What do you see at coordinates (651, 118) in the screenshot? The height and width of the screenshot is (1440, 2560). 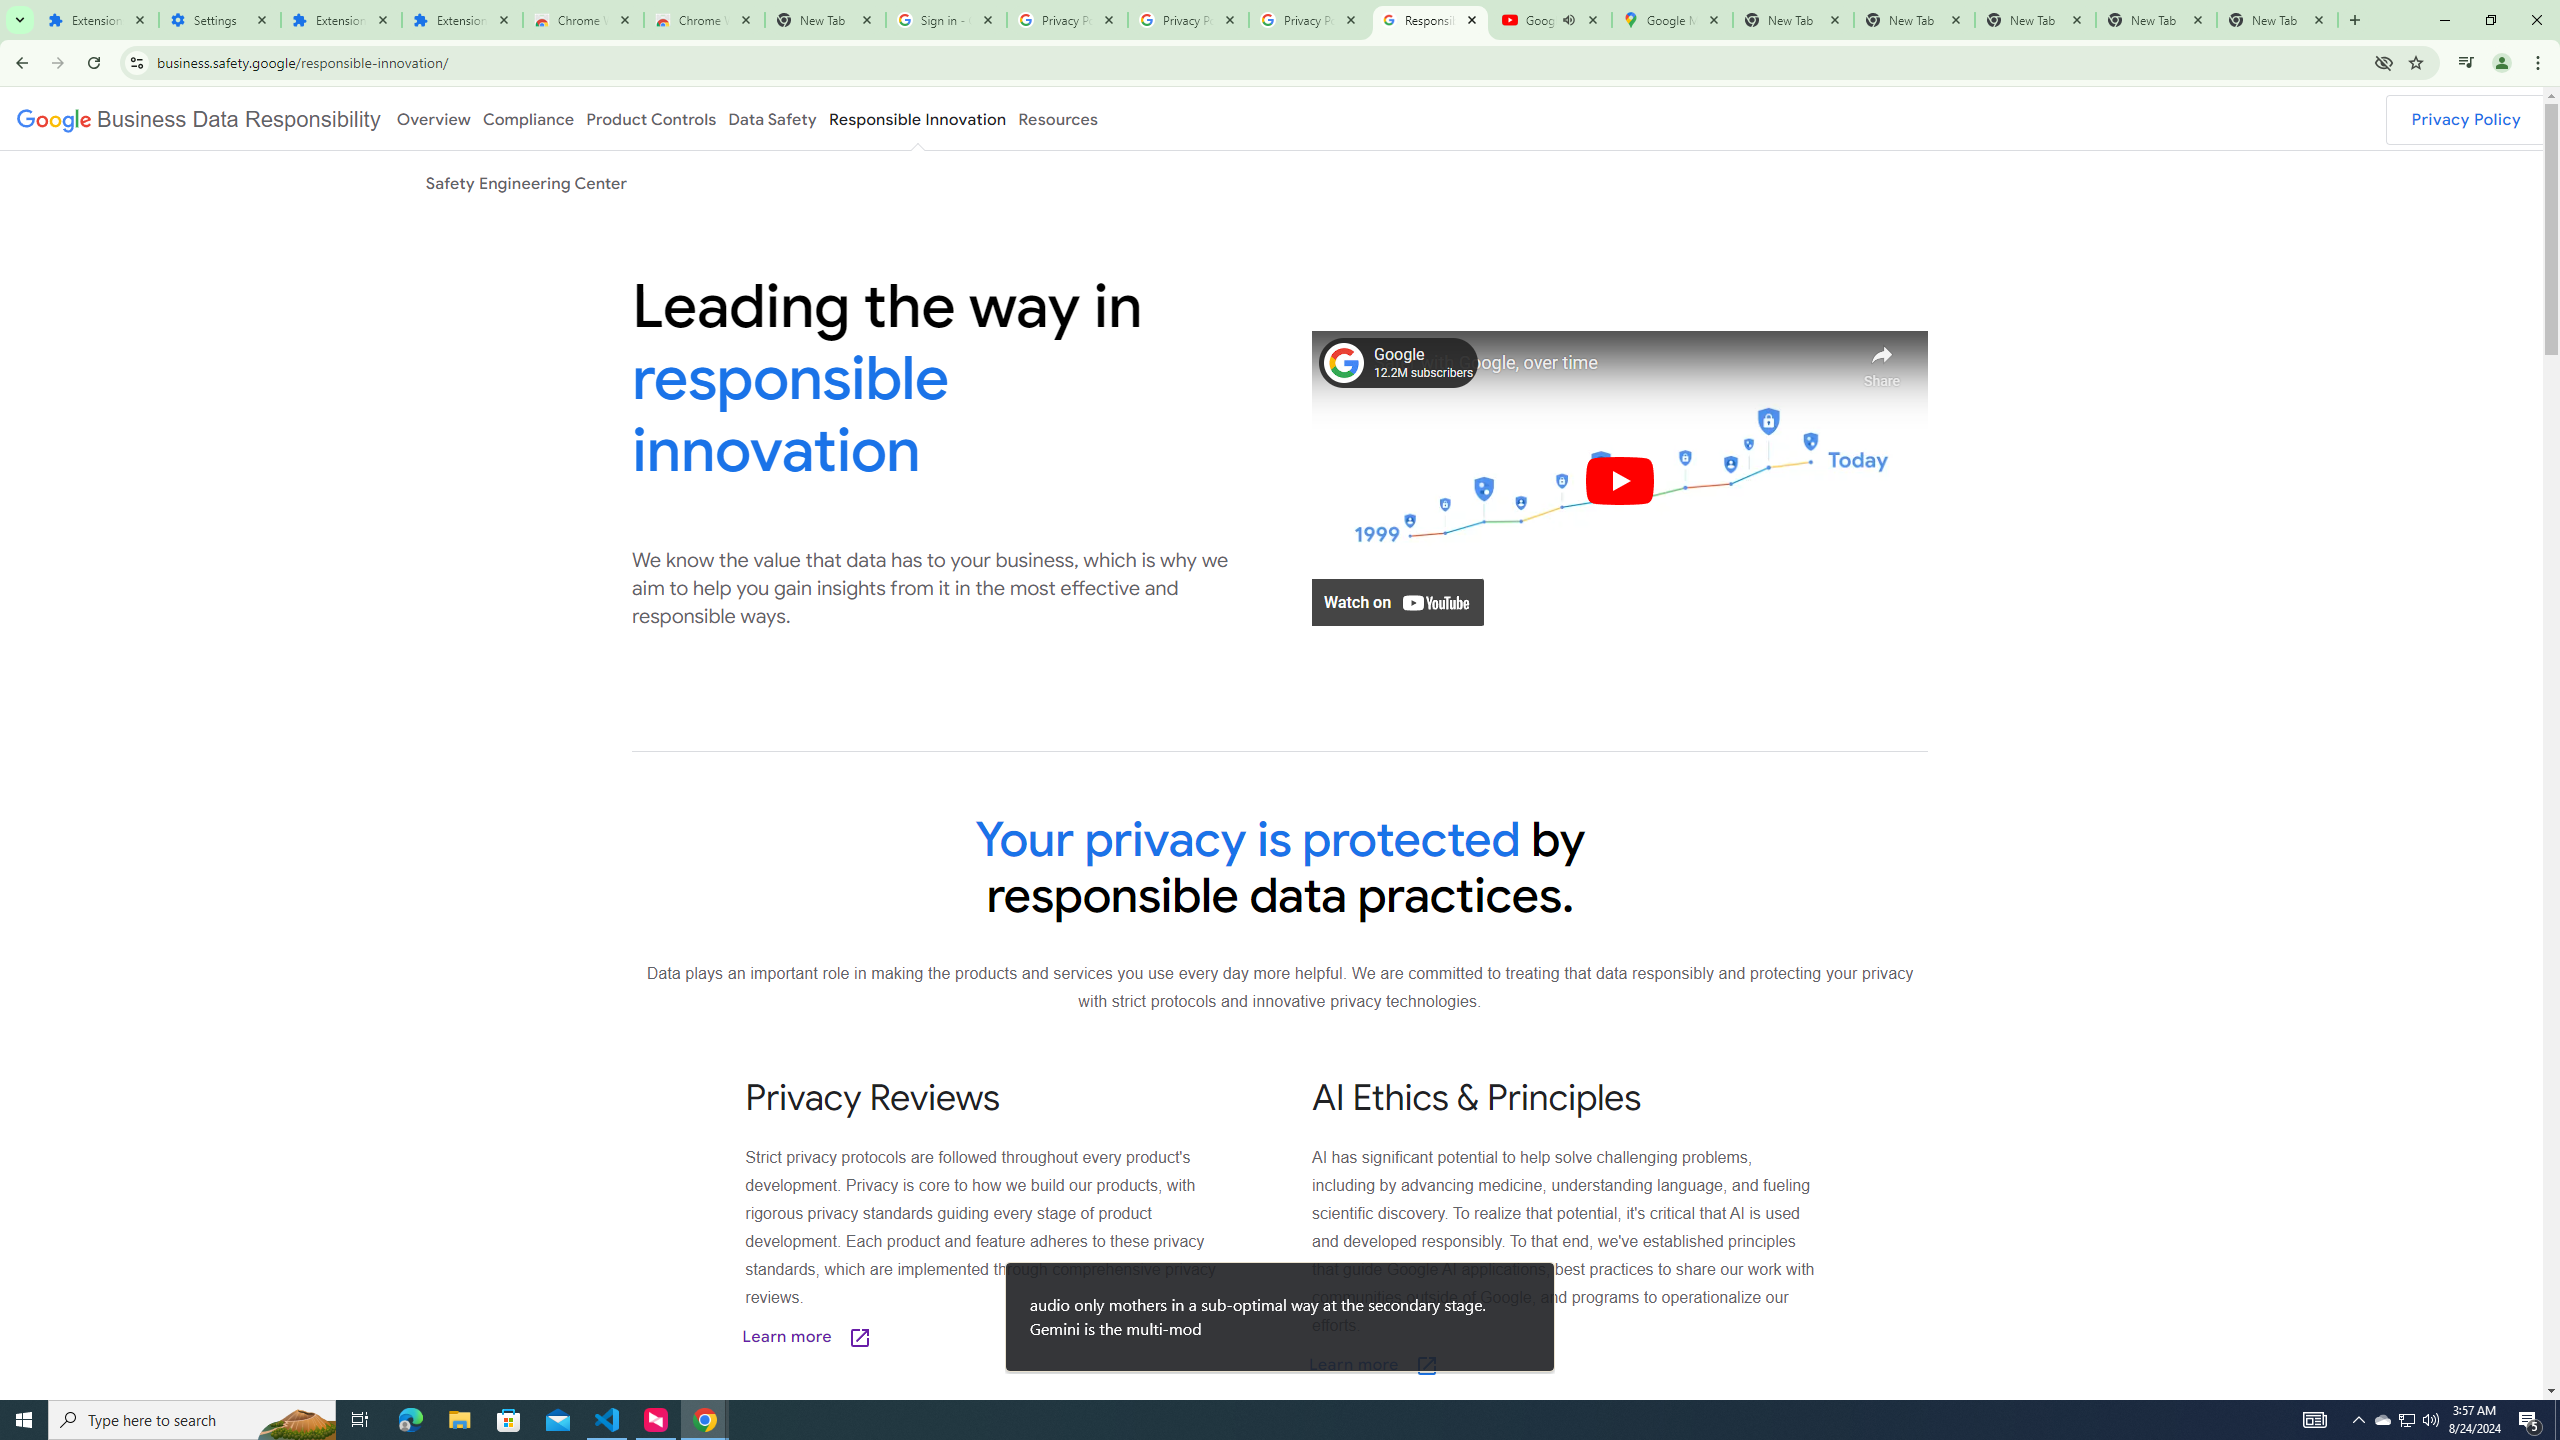 I see `'Product Controls'` at bounding box center [651, 118].